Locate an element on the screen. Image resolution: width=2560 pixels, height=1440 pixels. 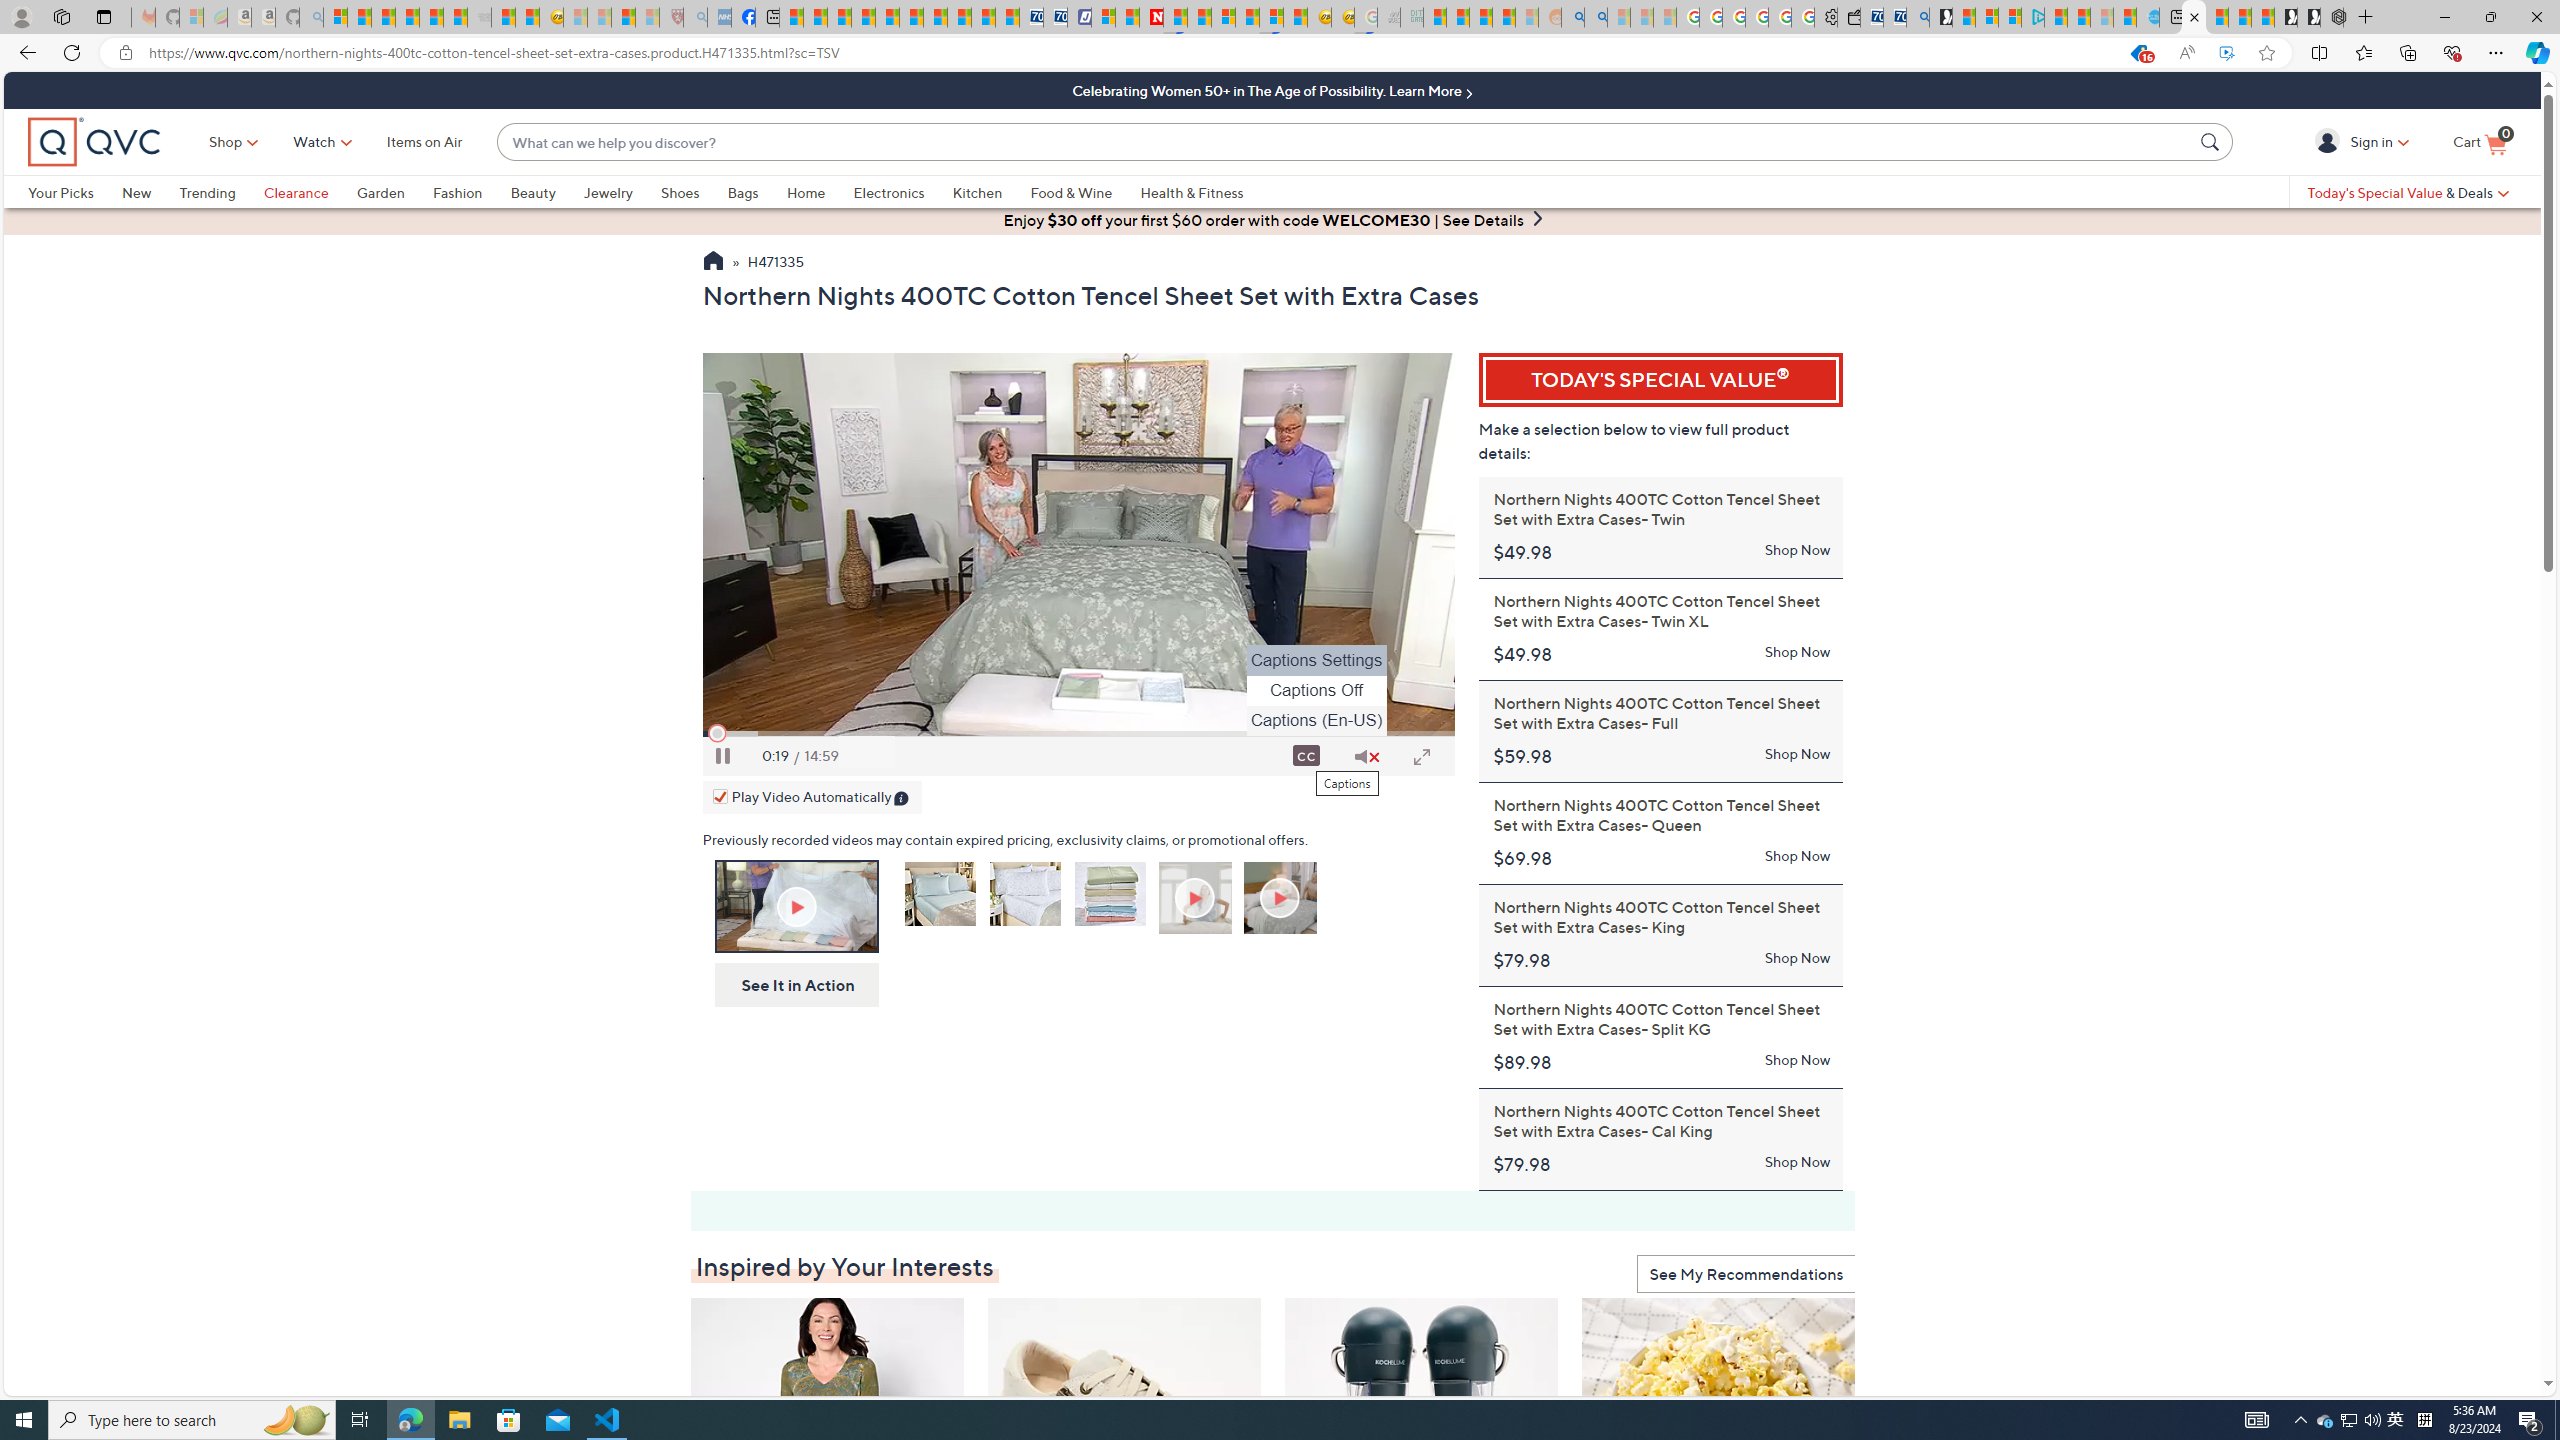
'Combat Siege - Sleeping' is located at coordinates (477, 16).